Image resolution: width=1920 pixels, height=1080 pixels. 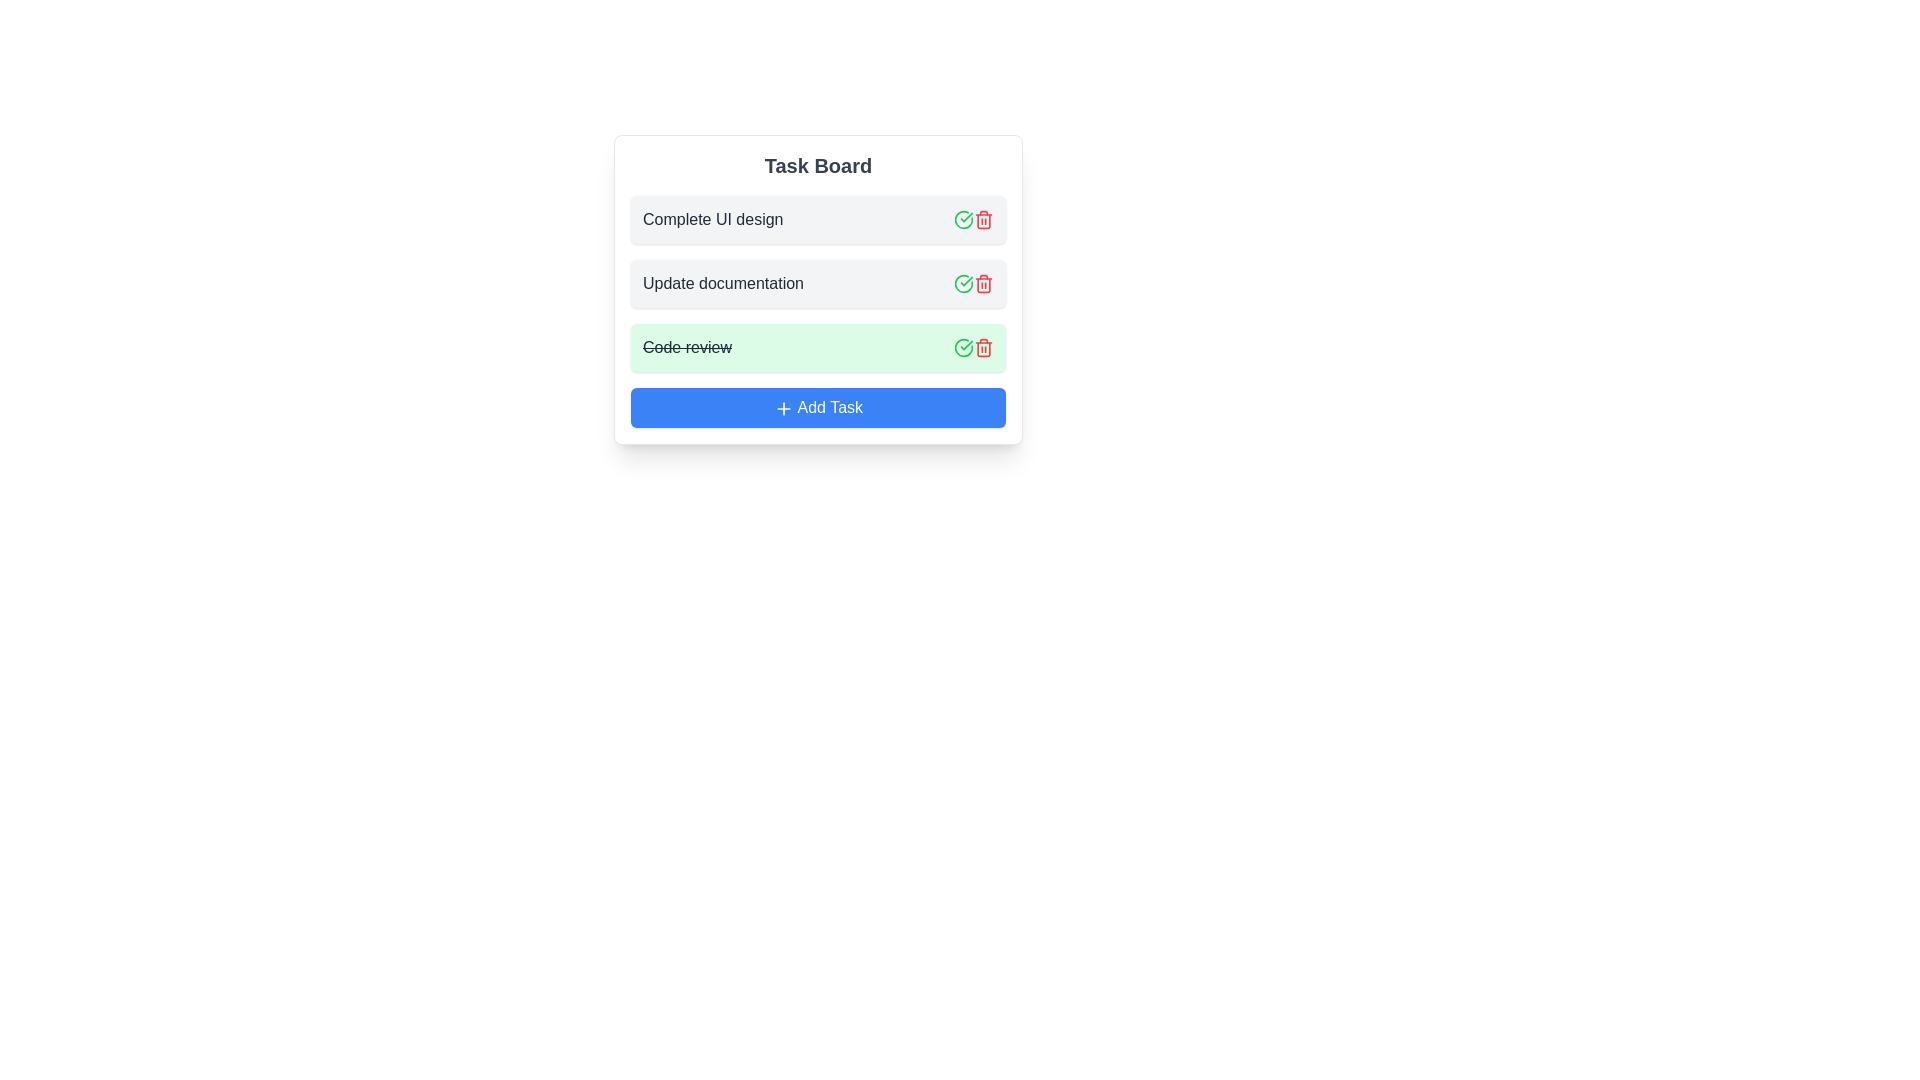 What do you see at coordinates (964, 284) in the screenshot?
I see `the button next to 'Update documentation' to mark the task as completed` at bounding box center [964, 284].